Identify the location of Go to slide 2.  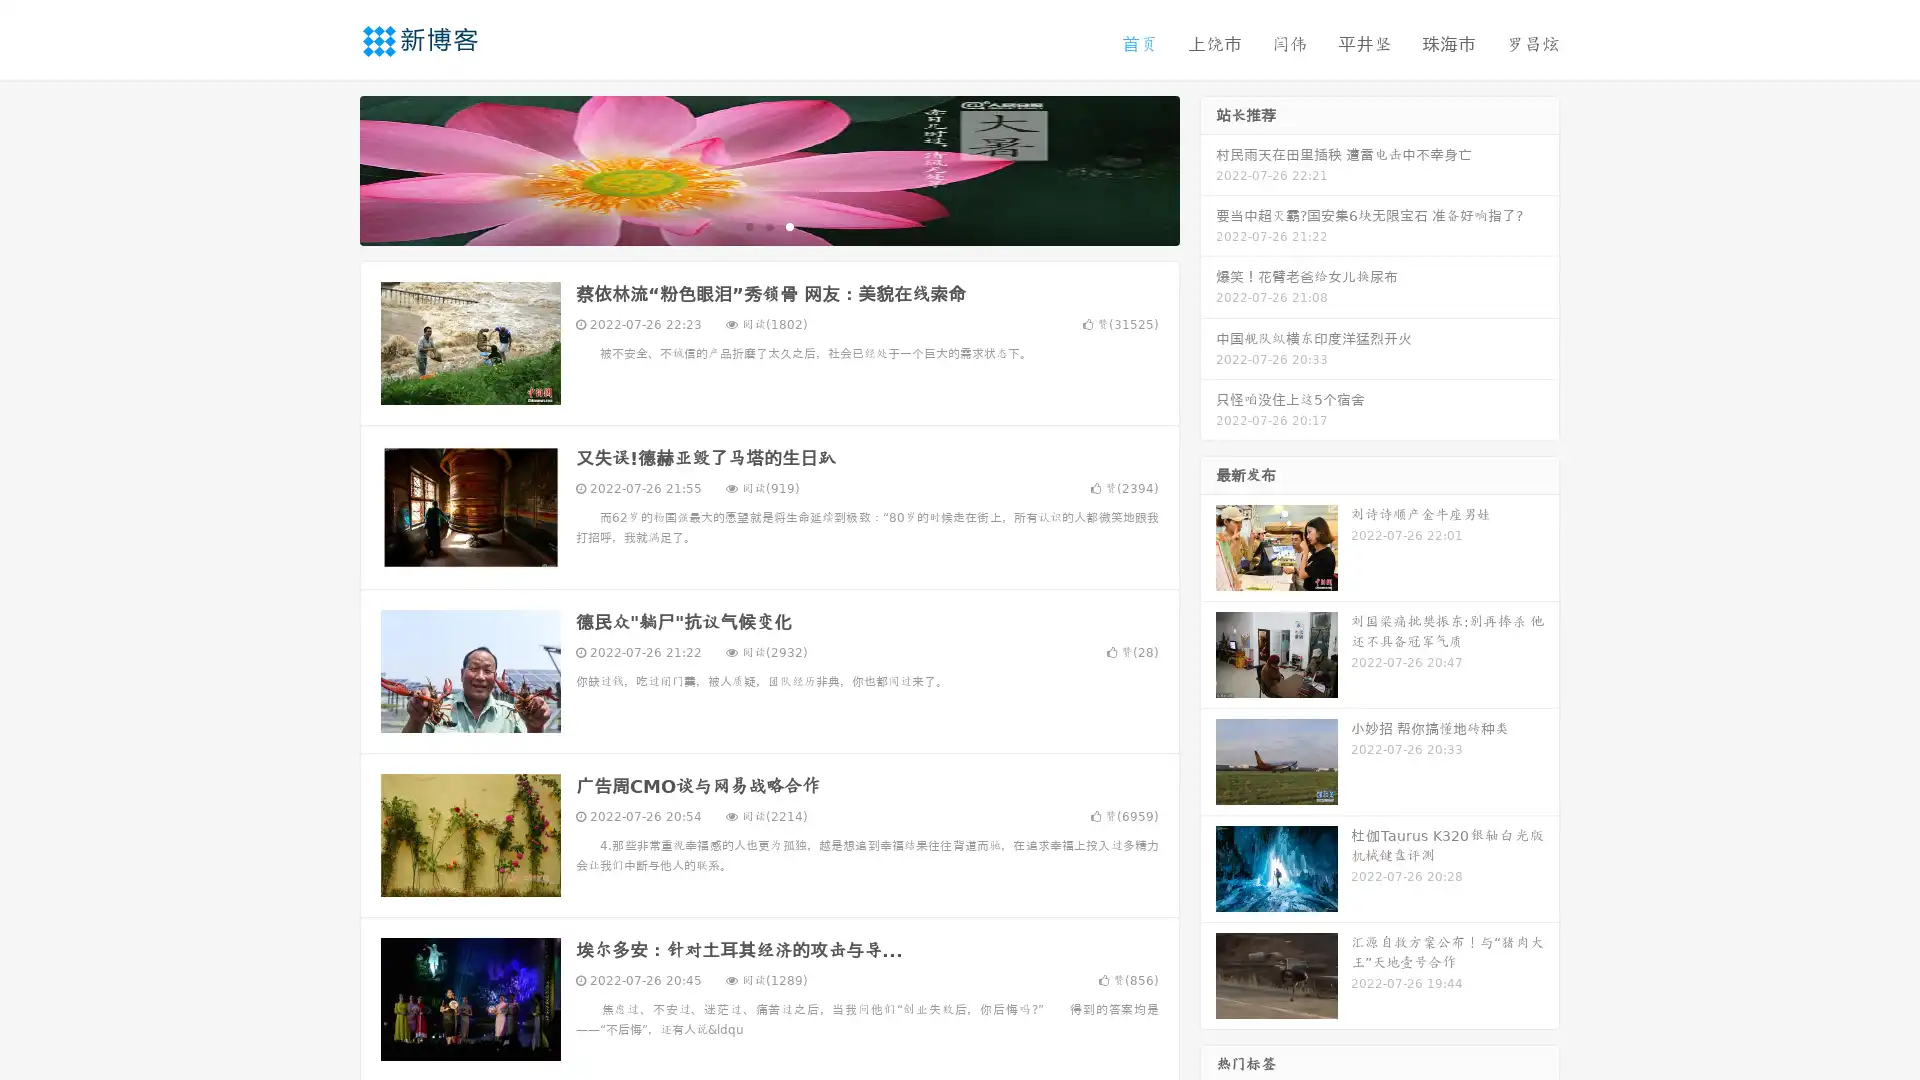
(768, 225).